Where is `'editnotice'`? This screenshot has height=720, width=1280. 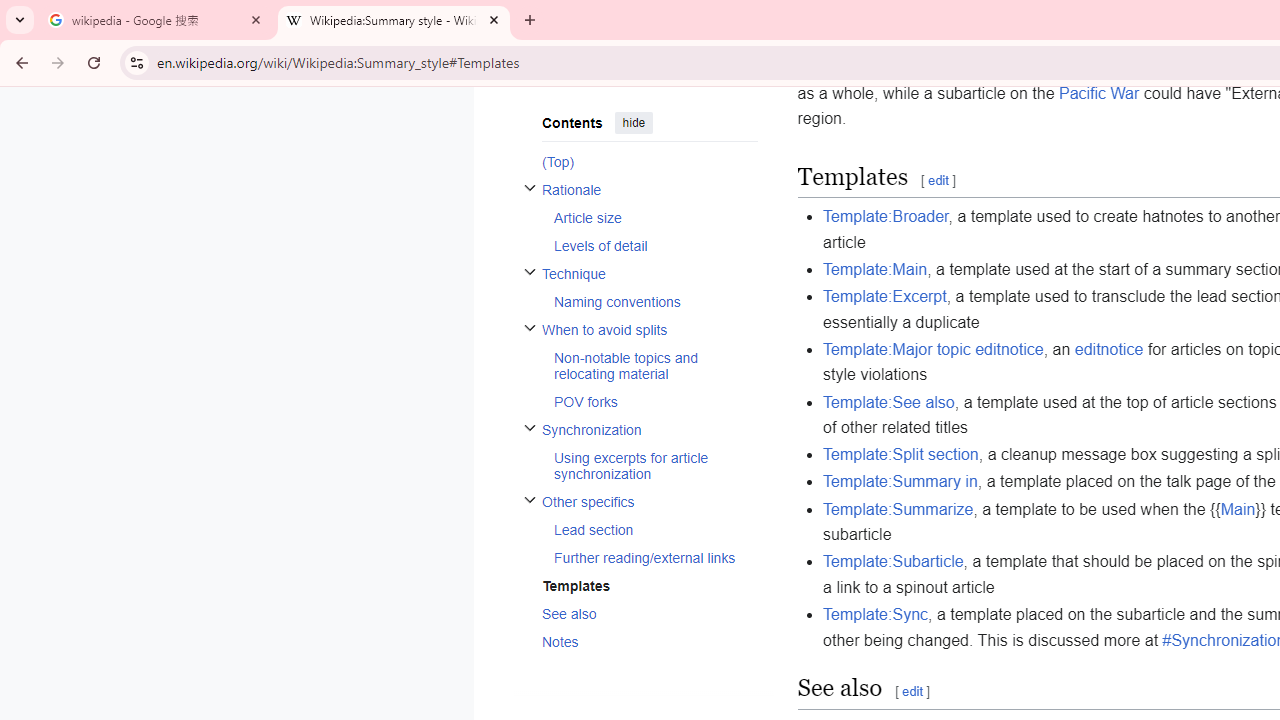 'editnotice' is located at coordinates (1108, 347).